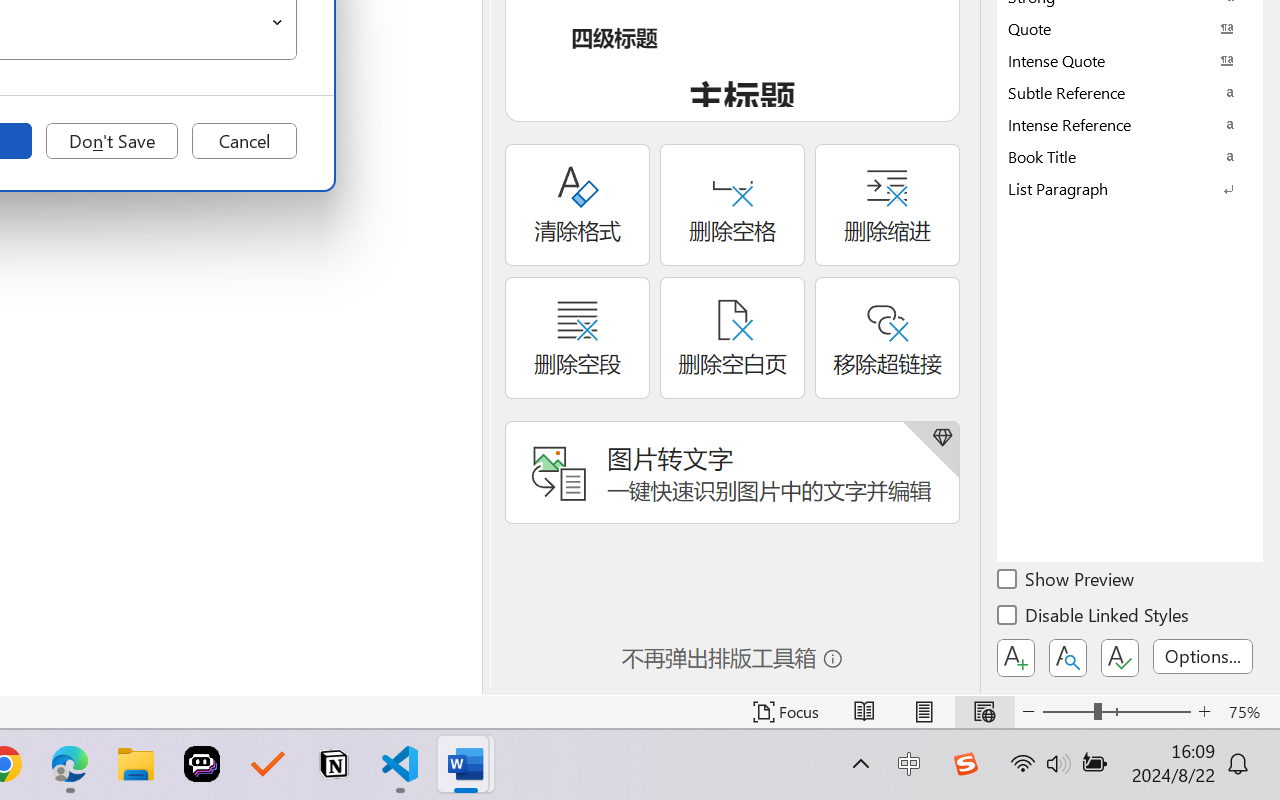 This screenshot has width=1280, height=800. I want to click on 'Subtle Reference', so click(1130, 92).